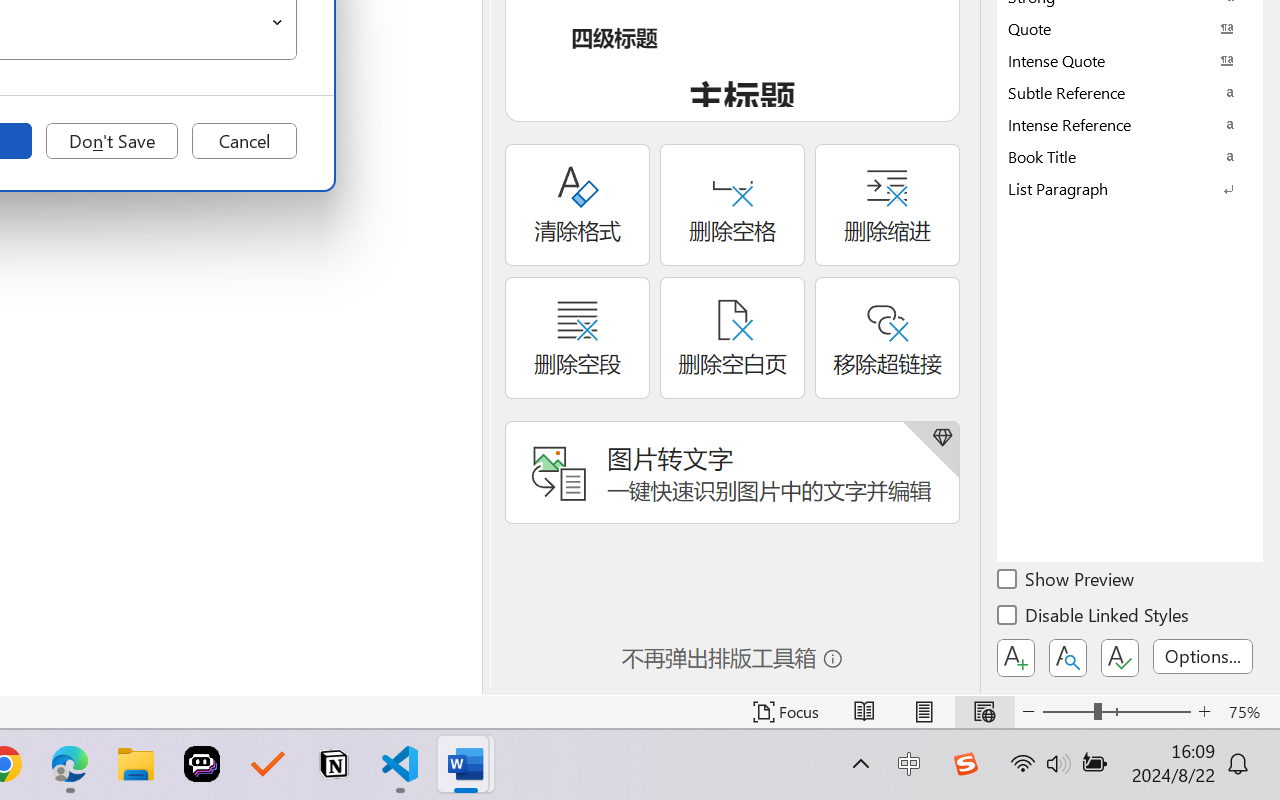 This screenshot has width=1280, height=800. I want to click on 'Subtle Reference', so click(1130, 92).